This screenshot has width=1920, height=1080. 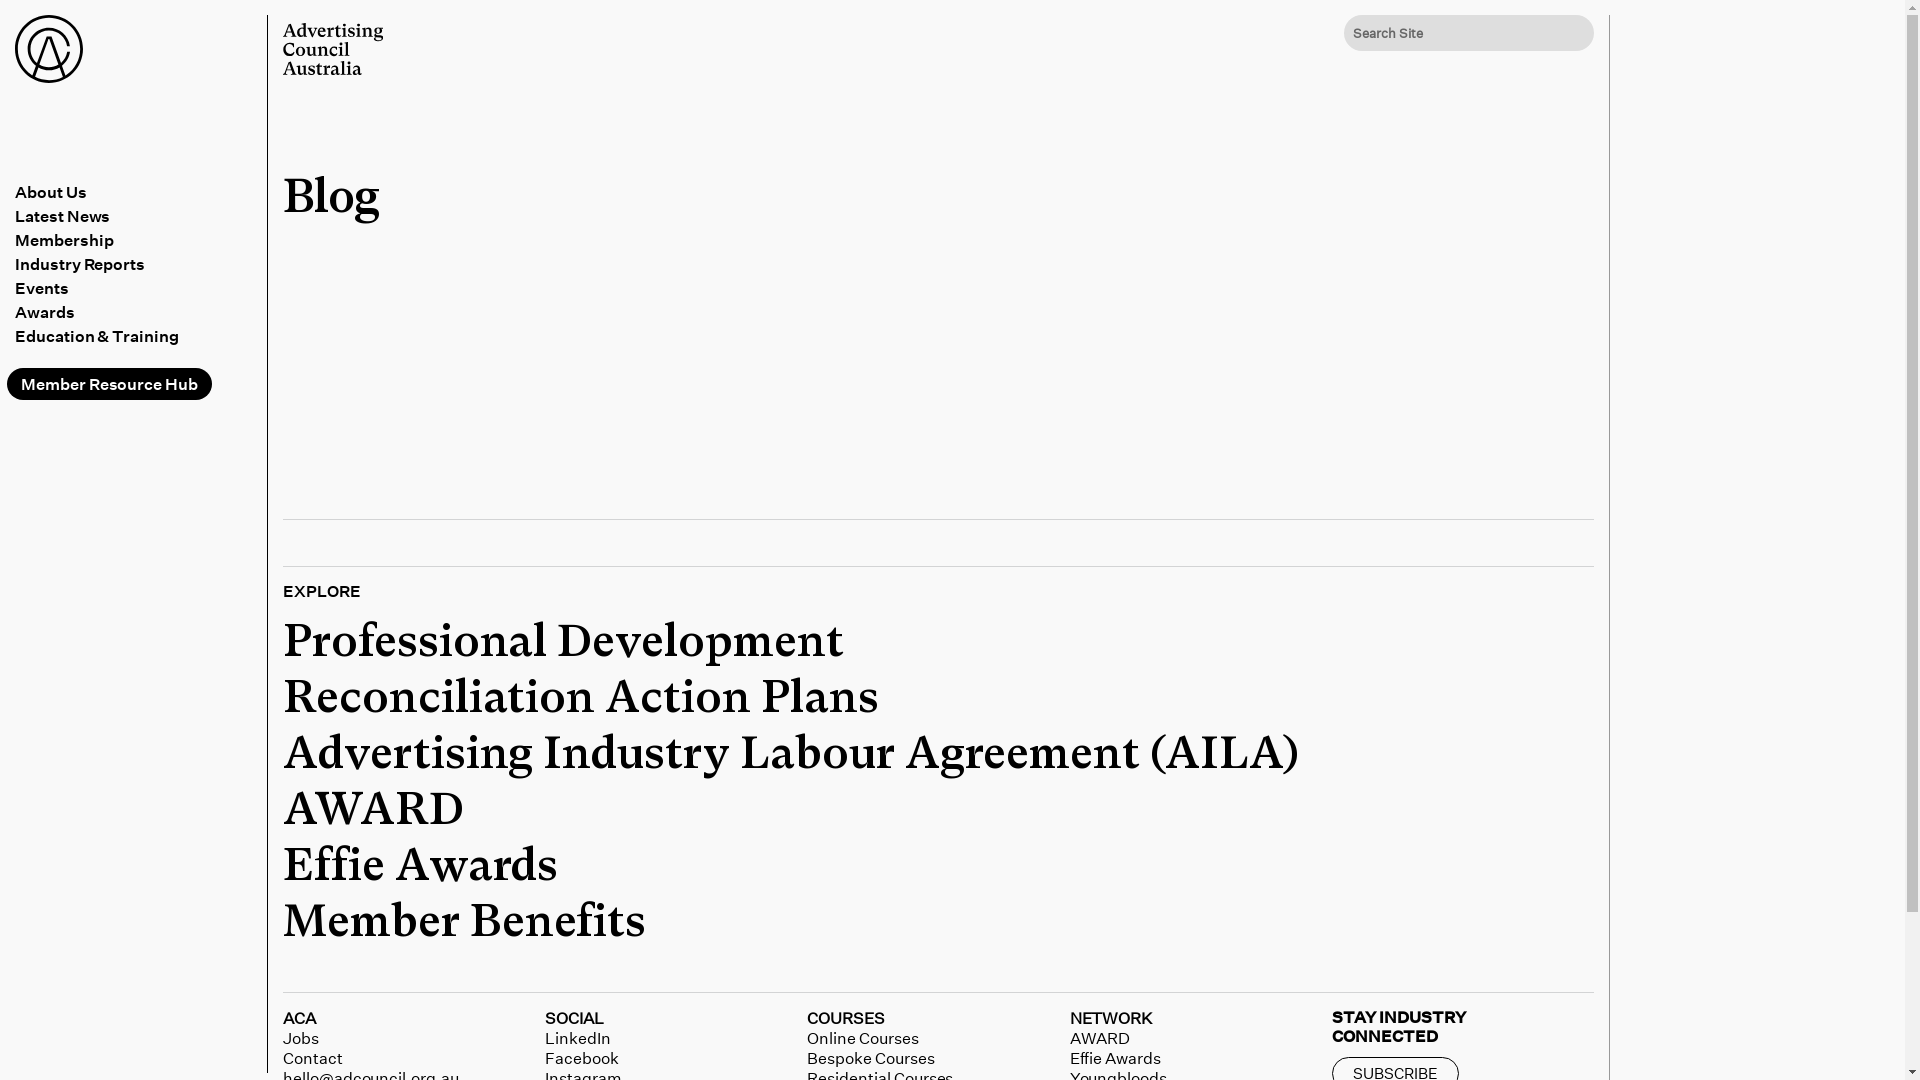 What do you see at coordinates (282, 810) in the screenshot?
I see `'AWARD'` at bounding box center [282, 810].